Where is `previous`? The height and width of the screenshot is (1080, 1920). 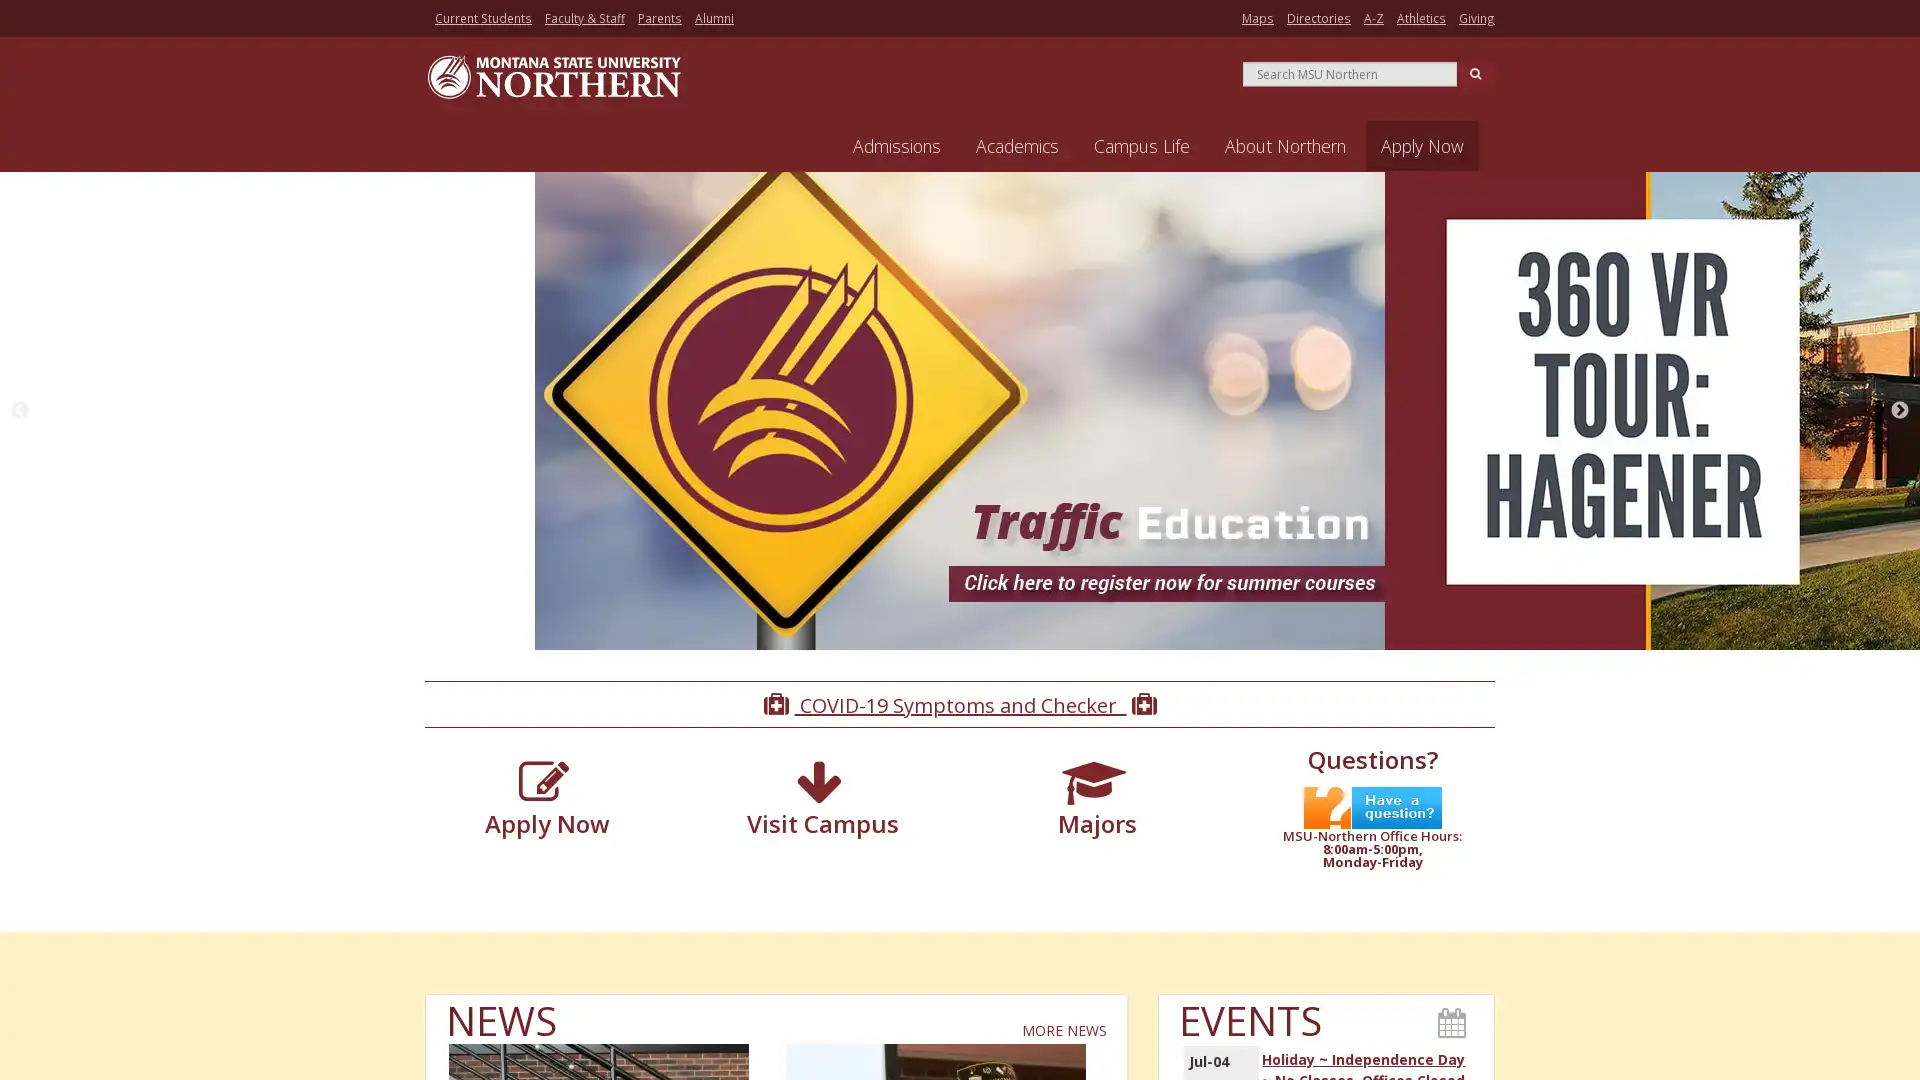
previous is located at coordinates (19, 411).